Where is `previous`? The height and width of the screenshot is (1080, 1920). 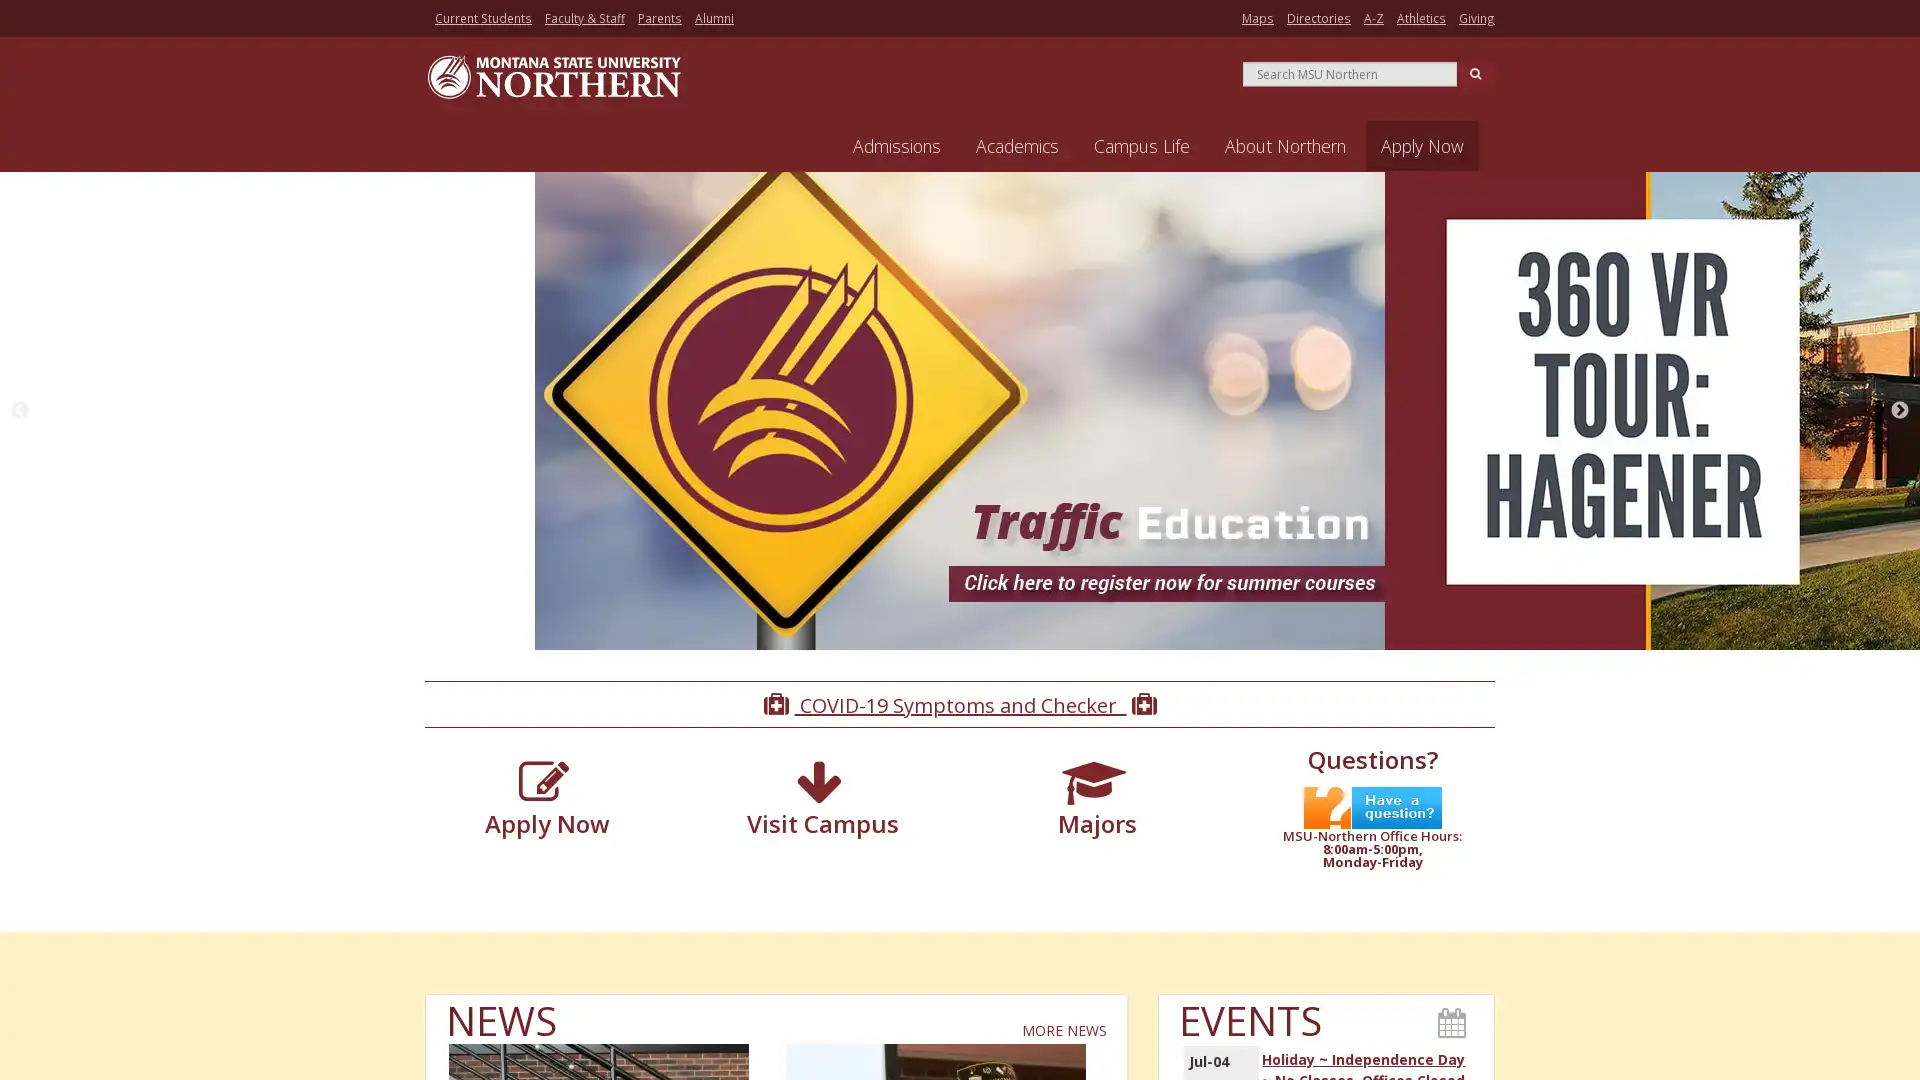
previous is located at coordinates (19, 411).